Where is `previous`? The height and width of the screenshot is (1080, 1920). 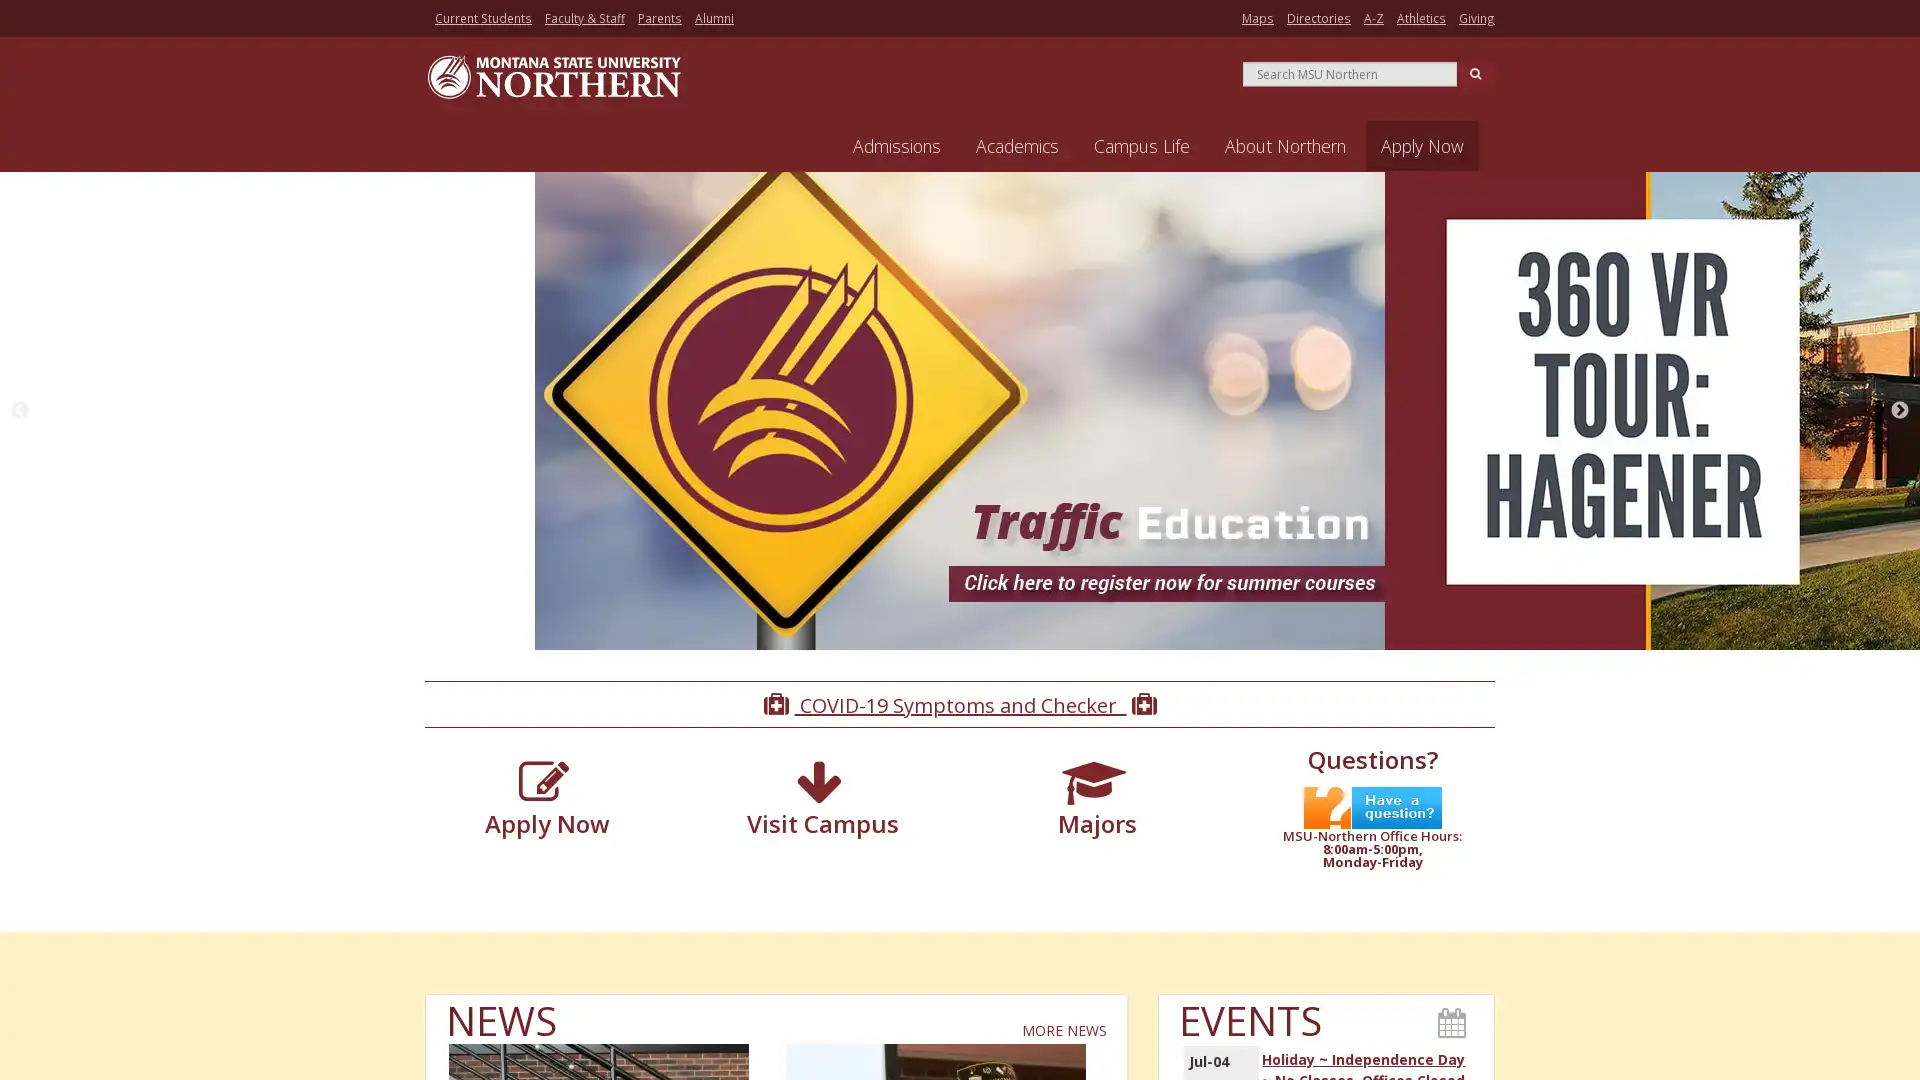
previous is located at coordinates (19, 411).